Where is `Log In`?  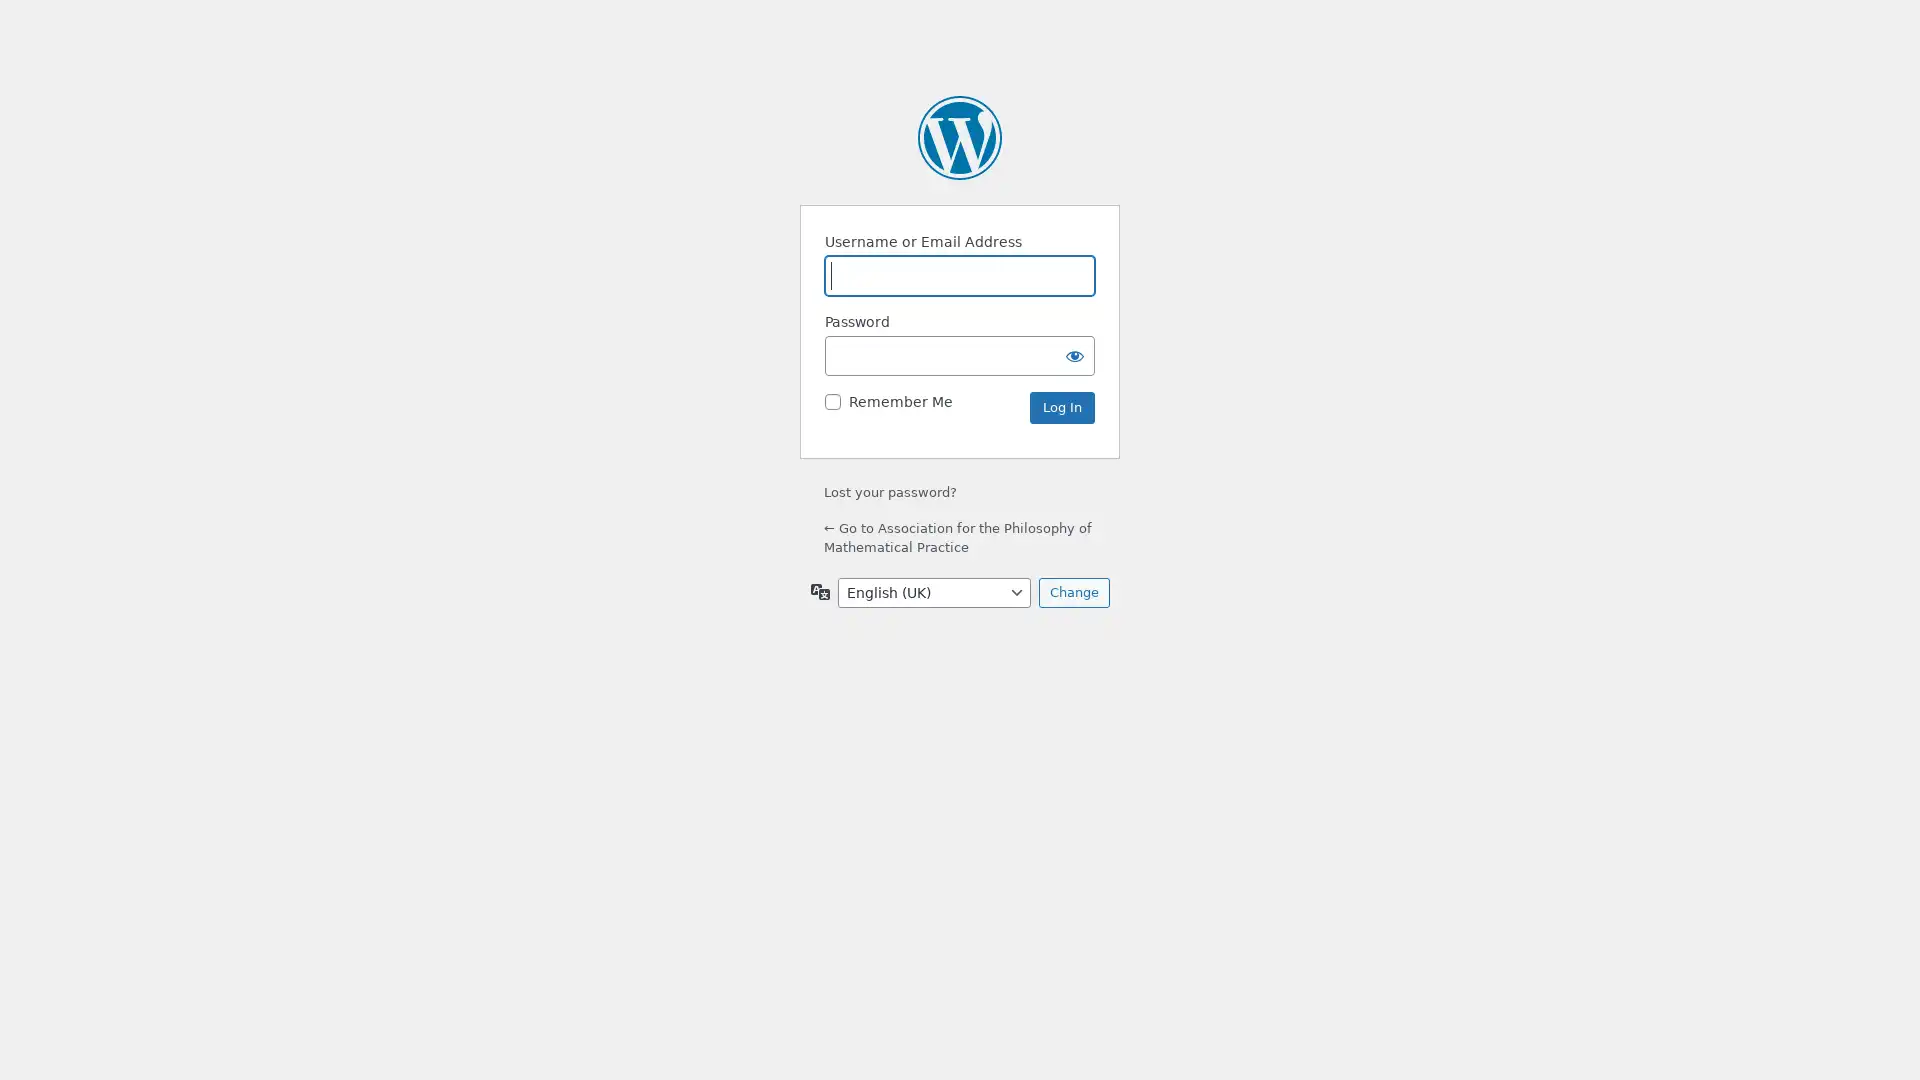 Log In is located at coordinates (1061, 407).